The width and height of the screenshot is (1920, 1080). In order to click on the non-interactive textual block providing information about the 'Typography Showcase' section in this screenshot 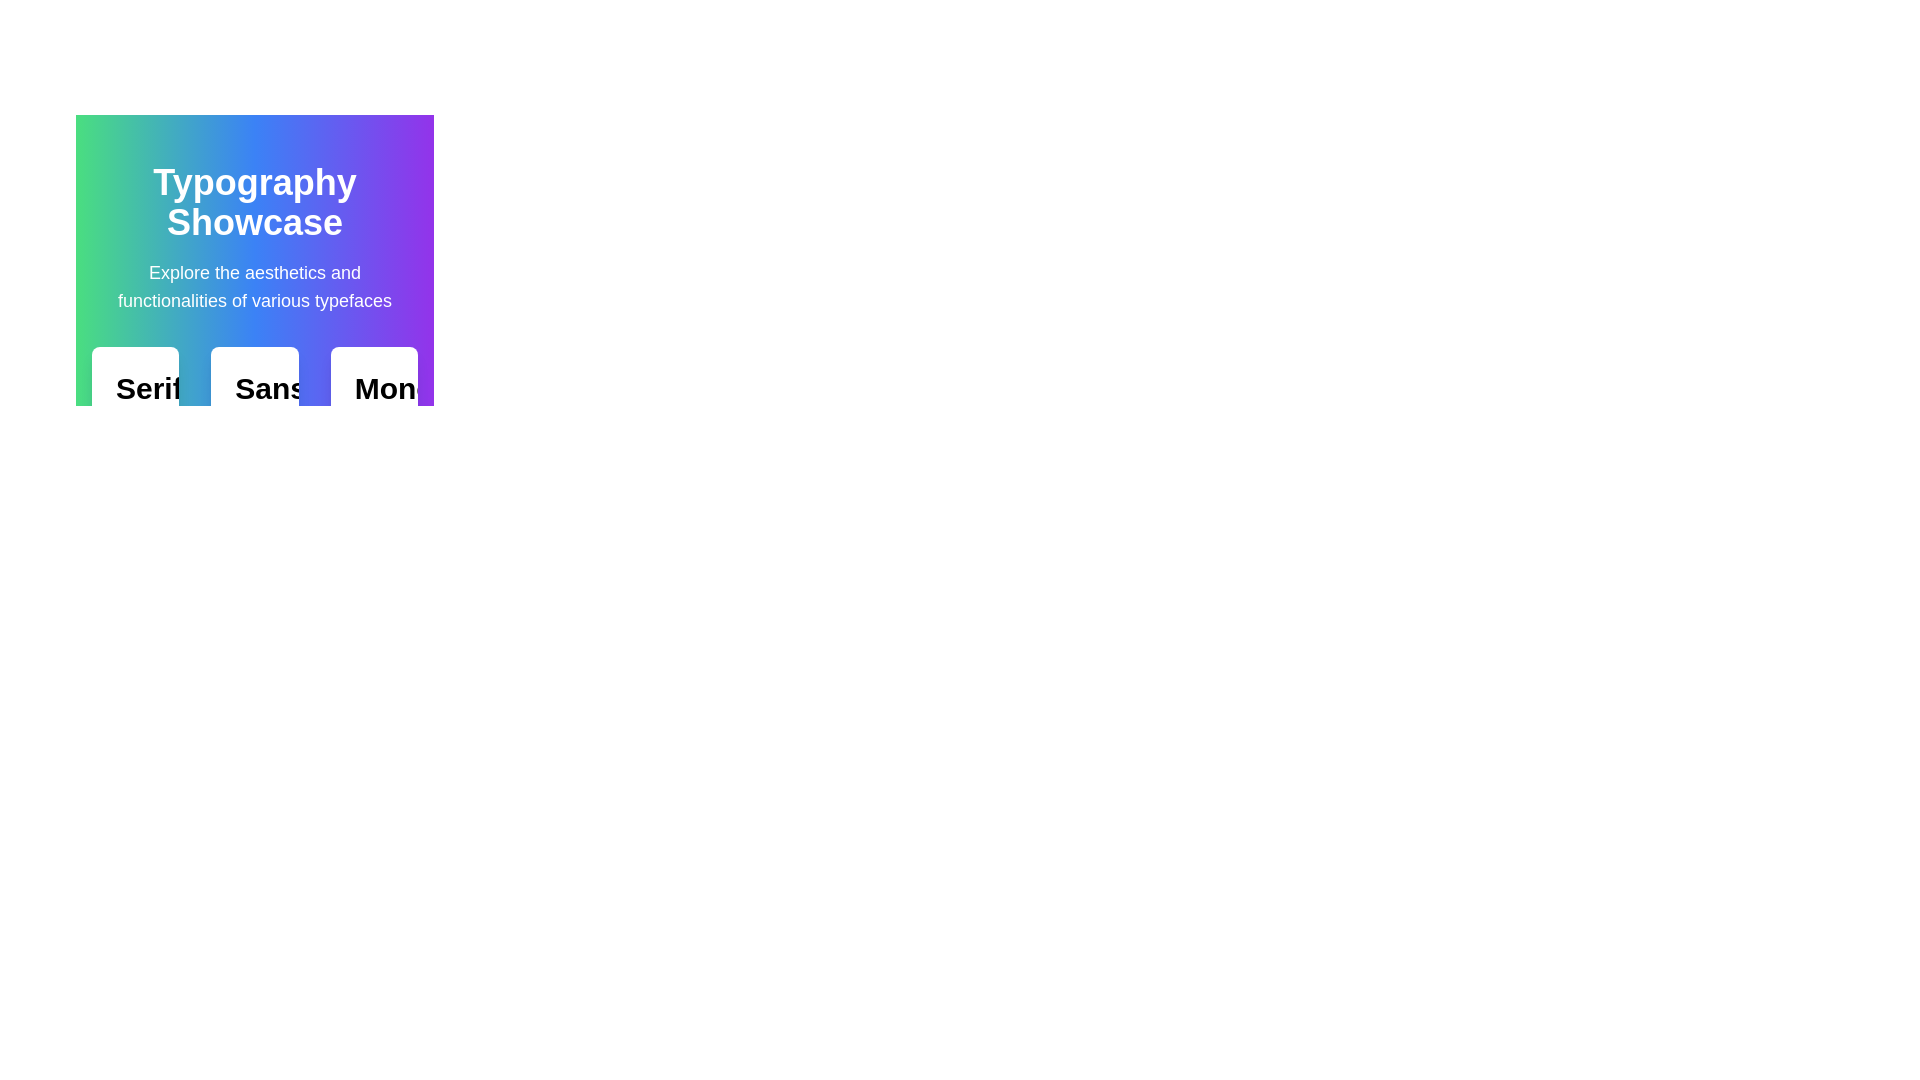, I will do `click(253, 286)`.